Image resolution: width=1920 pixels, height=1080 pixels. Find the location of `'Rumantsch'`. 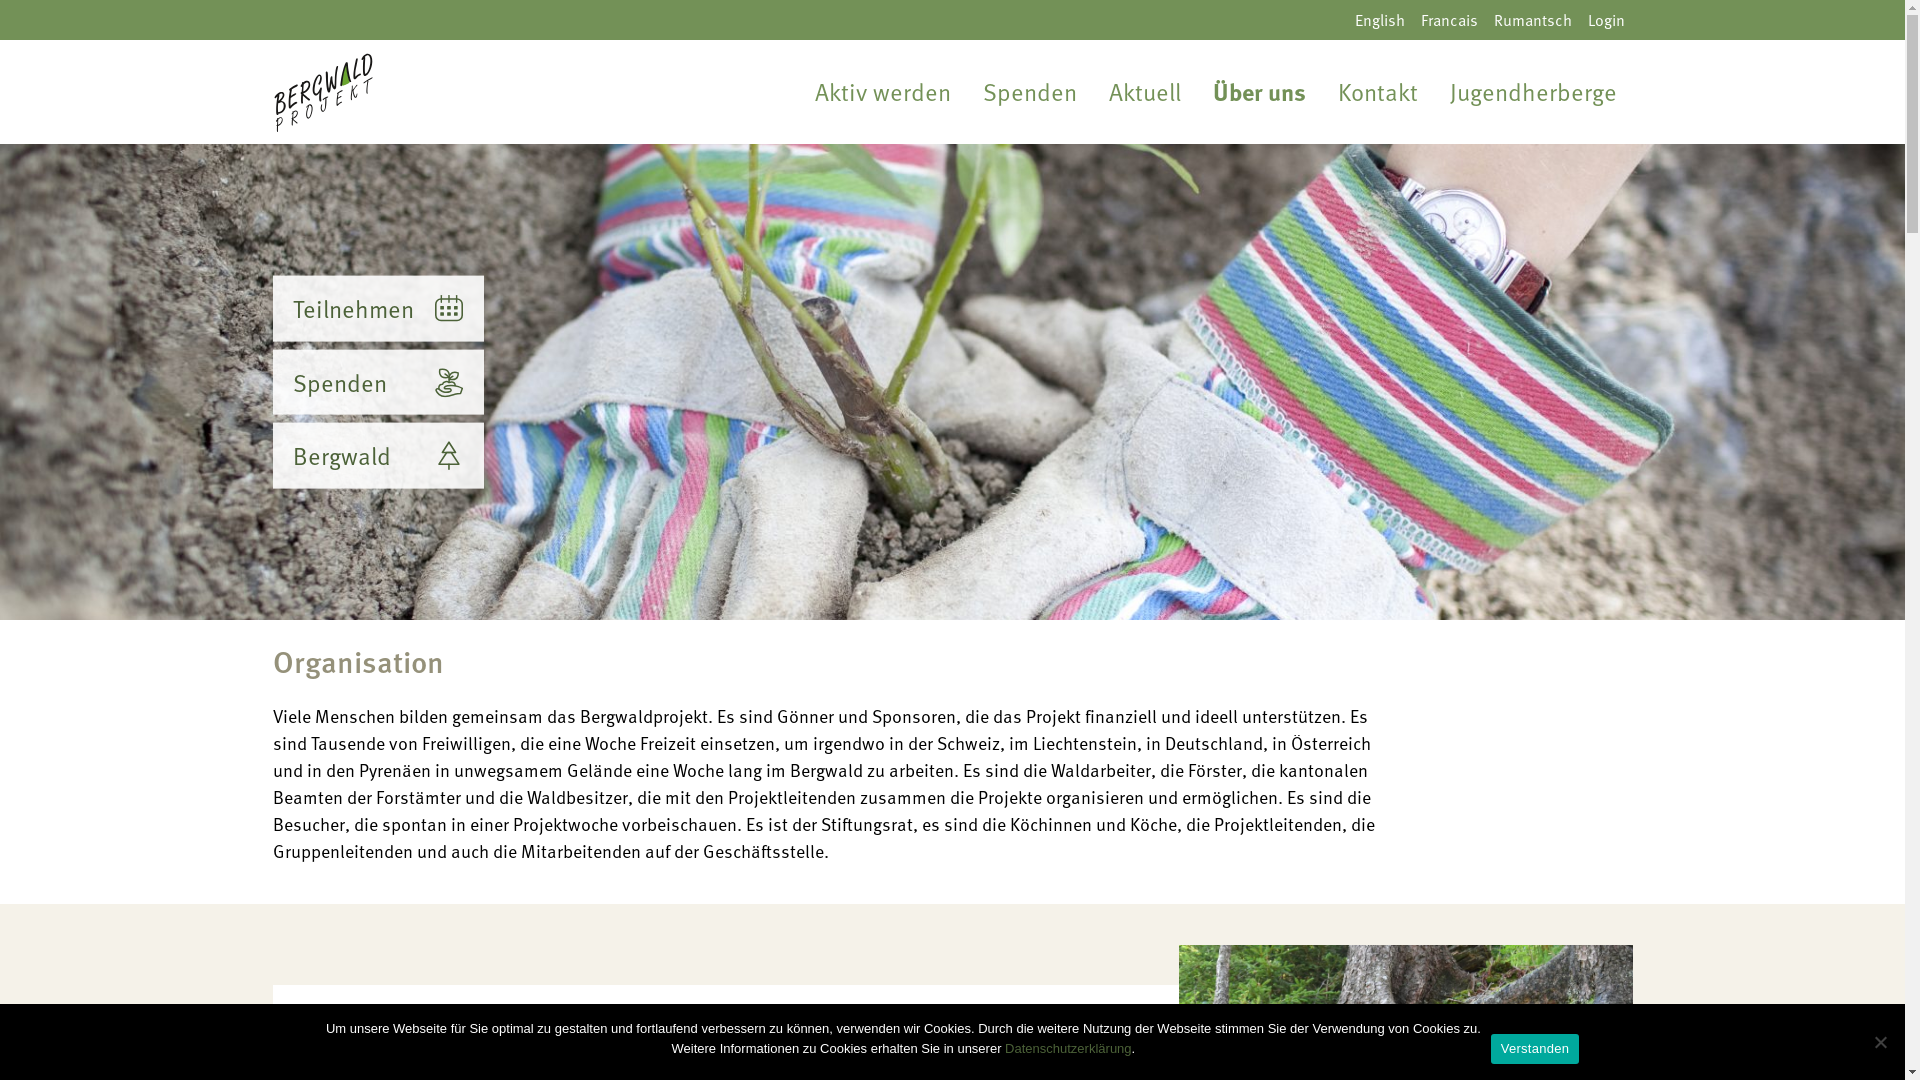

'Rumantsch' is located at coordinates (1531, 19).